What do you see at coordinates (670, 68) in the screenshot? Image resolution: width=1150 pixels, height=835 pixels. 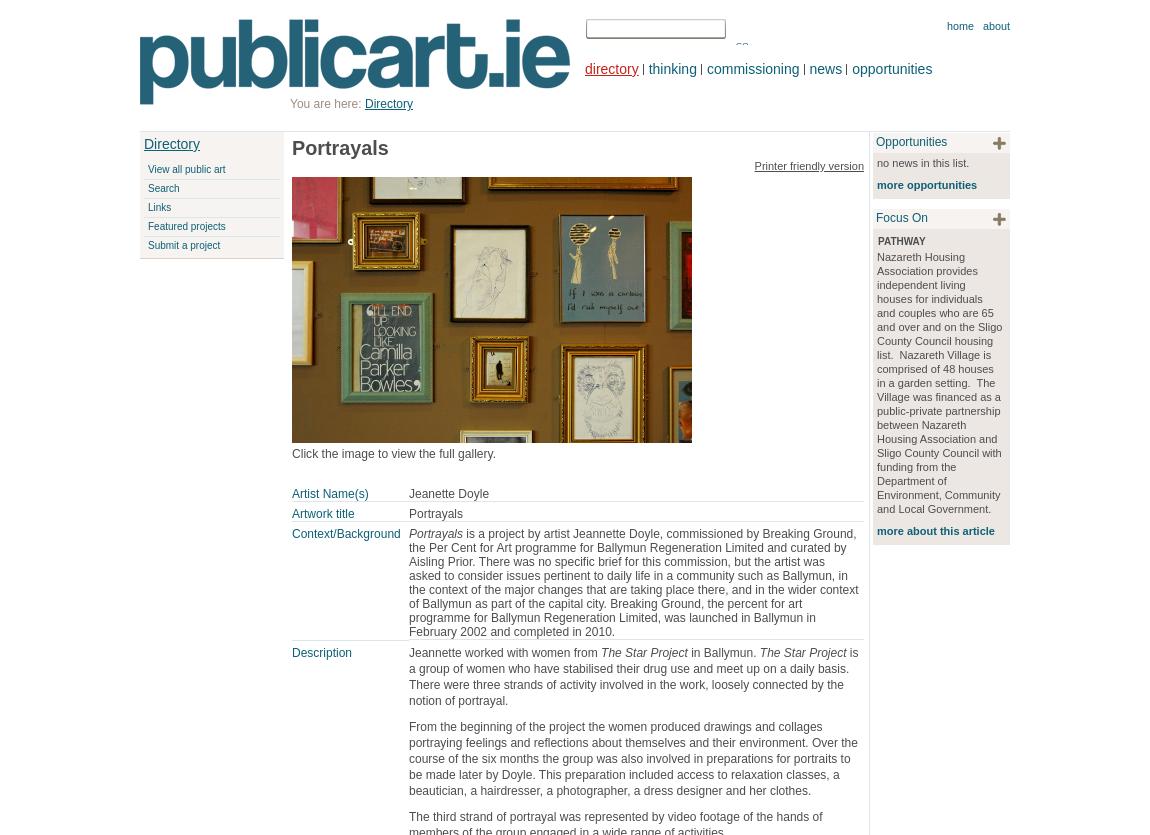 I see `'thinking'` at bounding box center [670, 68].